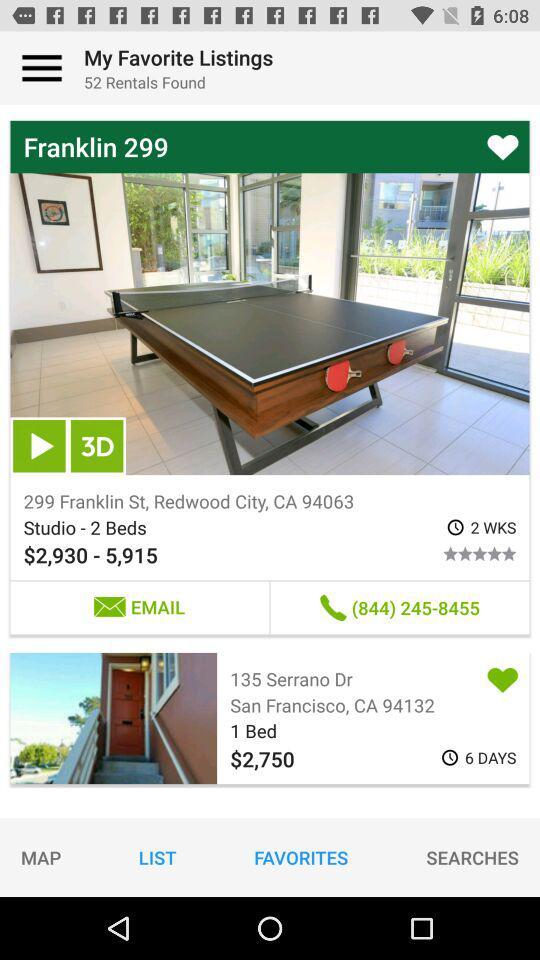 The height and width of the screenshot is (960, 540). Describe the element at coordinates (42, 68) in the screenshot. I see `more options` at that location.